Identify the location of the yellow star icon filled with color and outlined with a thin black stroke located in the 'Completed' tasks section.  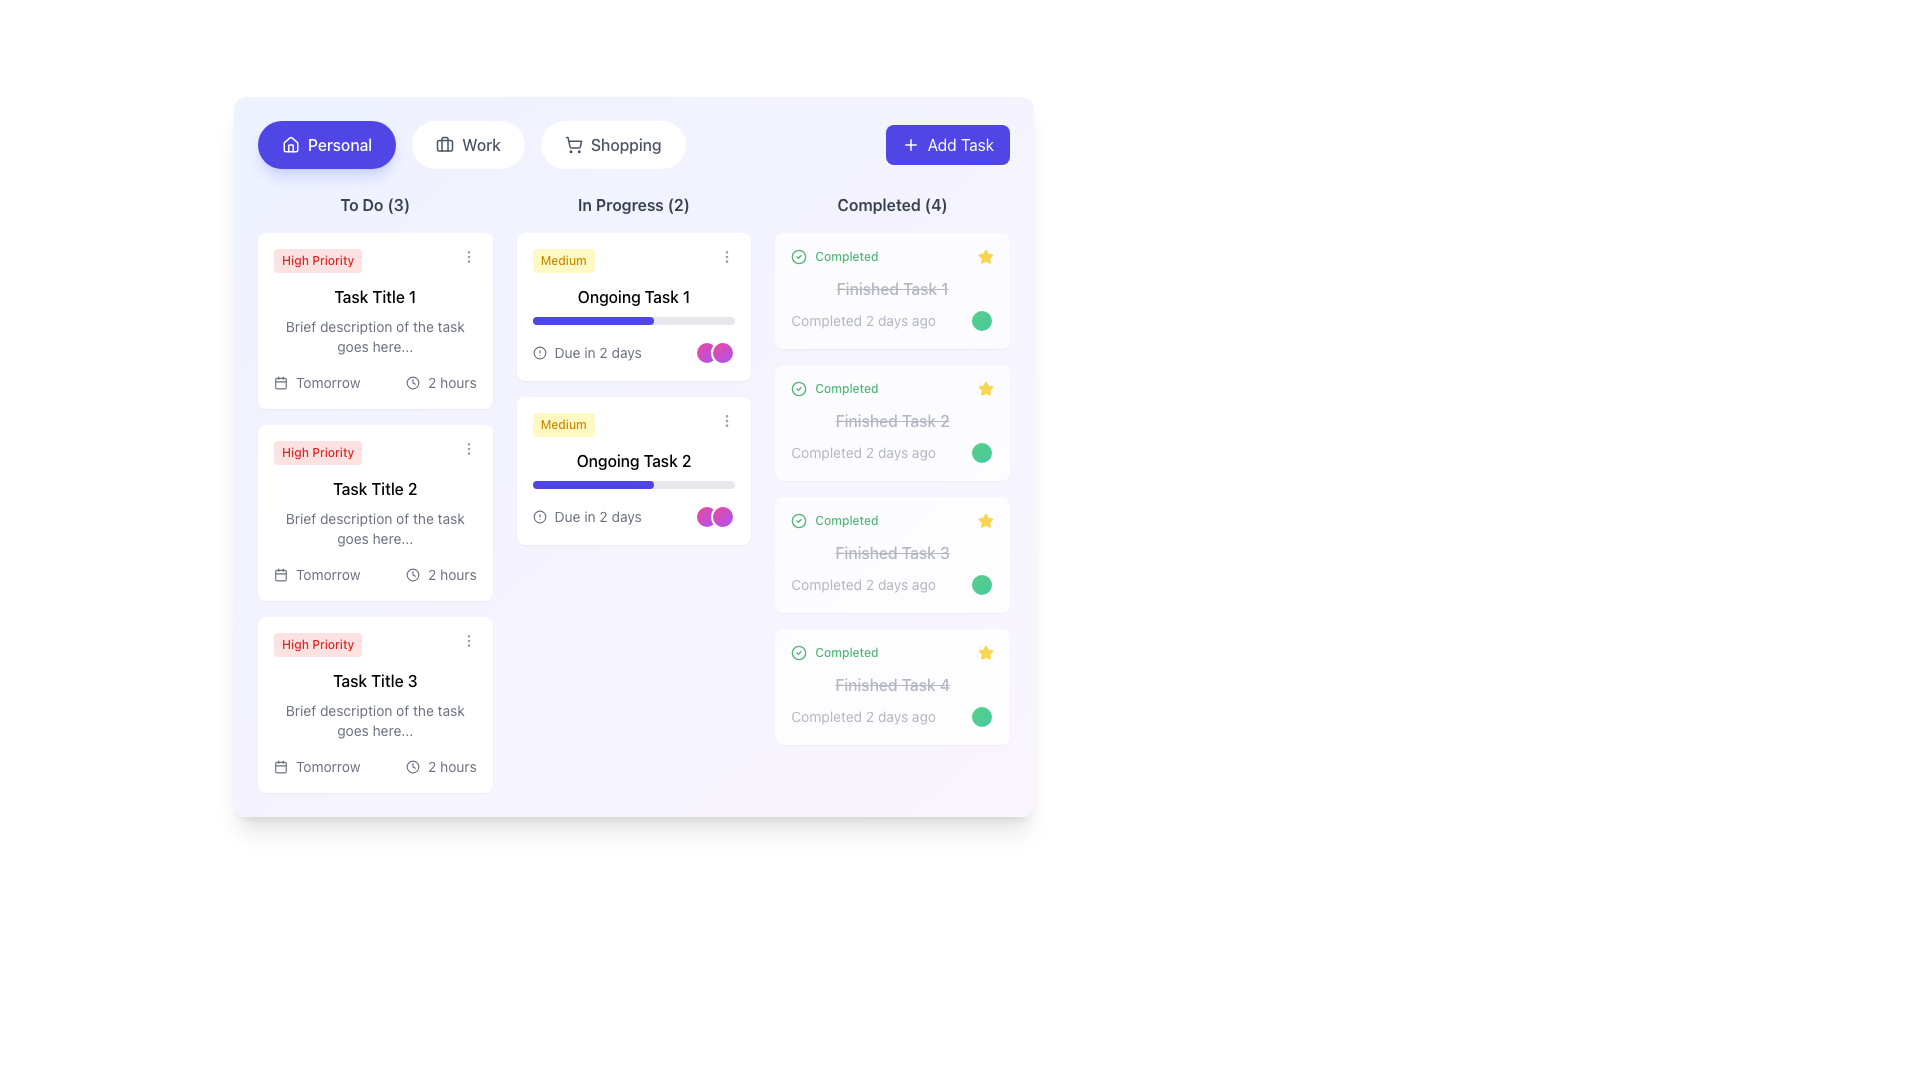
(985, 519).